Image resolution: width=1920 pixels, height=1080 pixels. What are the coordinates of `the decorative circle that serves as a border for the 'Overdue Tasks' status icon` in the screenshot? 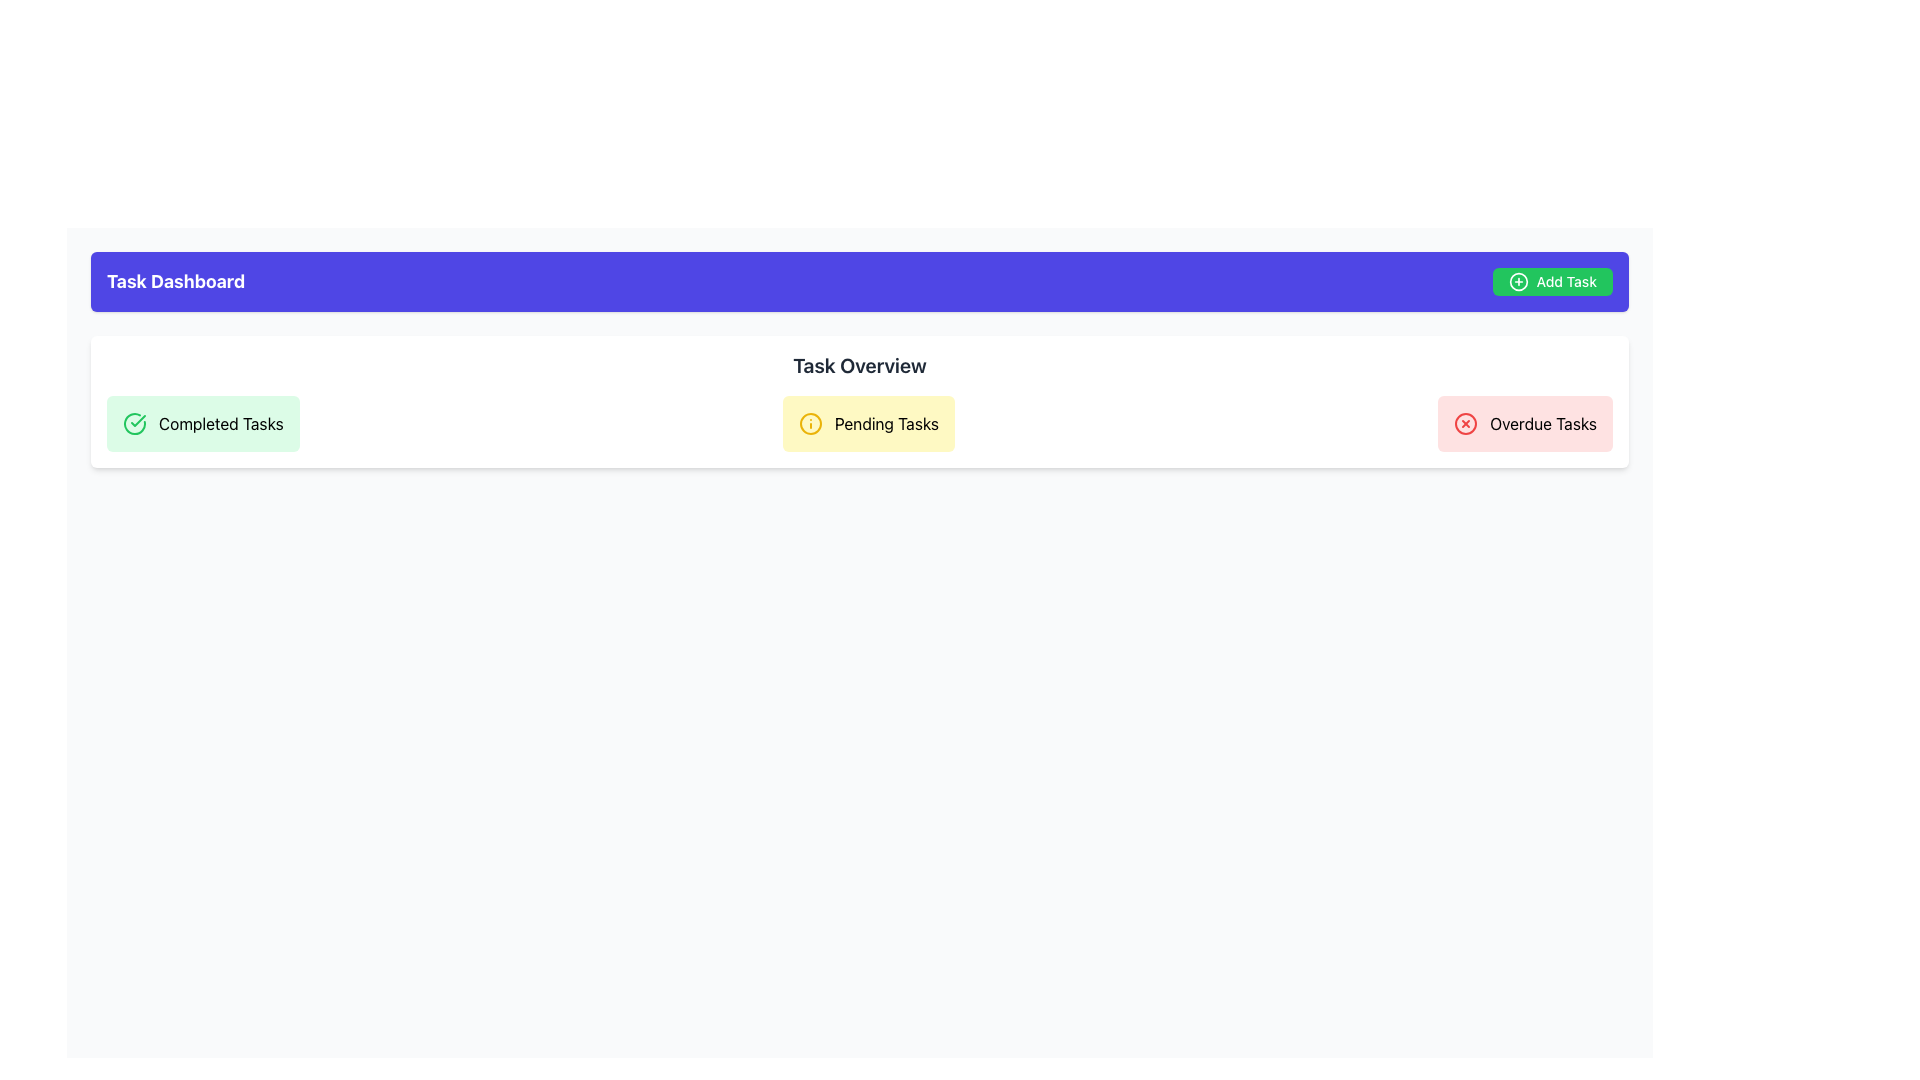 It's located at (1466, 423).